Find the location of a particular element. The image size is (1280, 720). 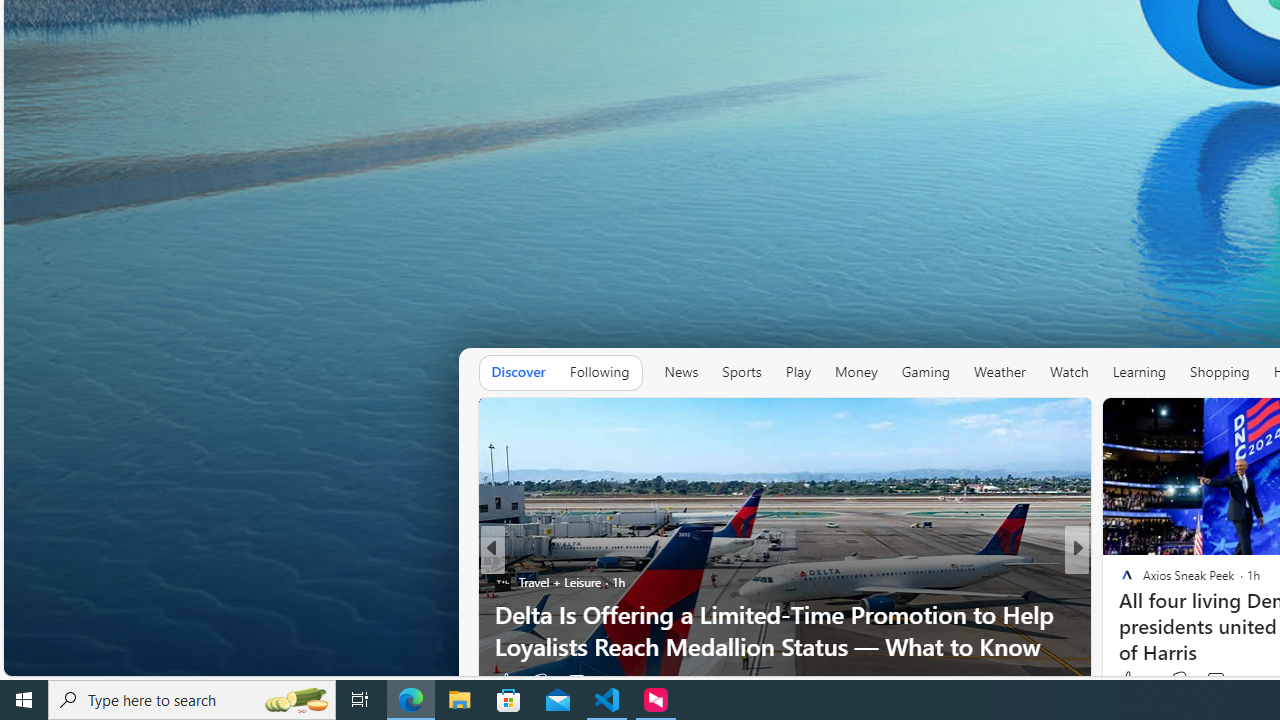

'House Digest' is located at coordinates (1117, 581).